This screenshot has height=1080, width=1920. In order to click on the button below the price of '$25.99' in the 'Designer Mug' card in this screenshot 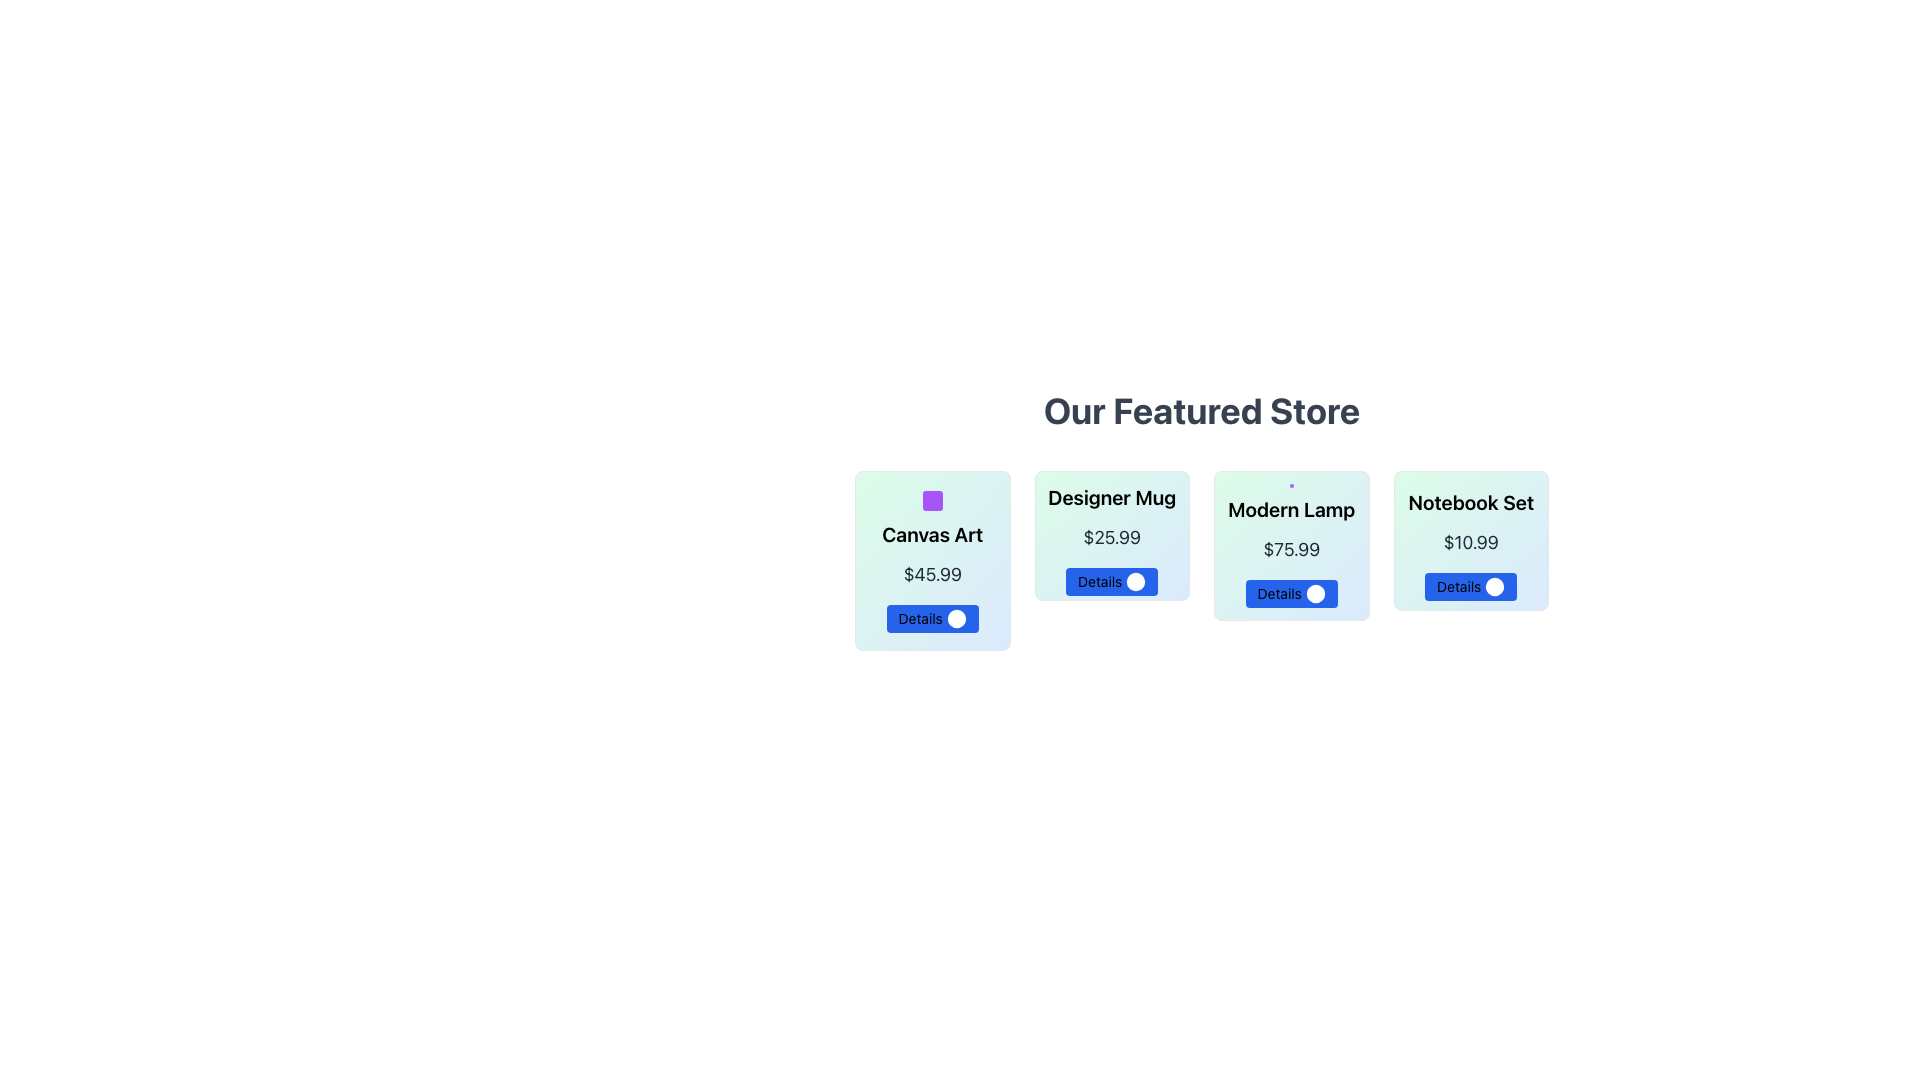, I will do `click(1111, 582)`.